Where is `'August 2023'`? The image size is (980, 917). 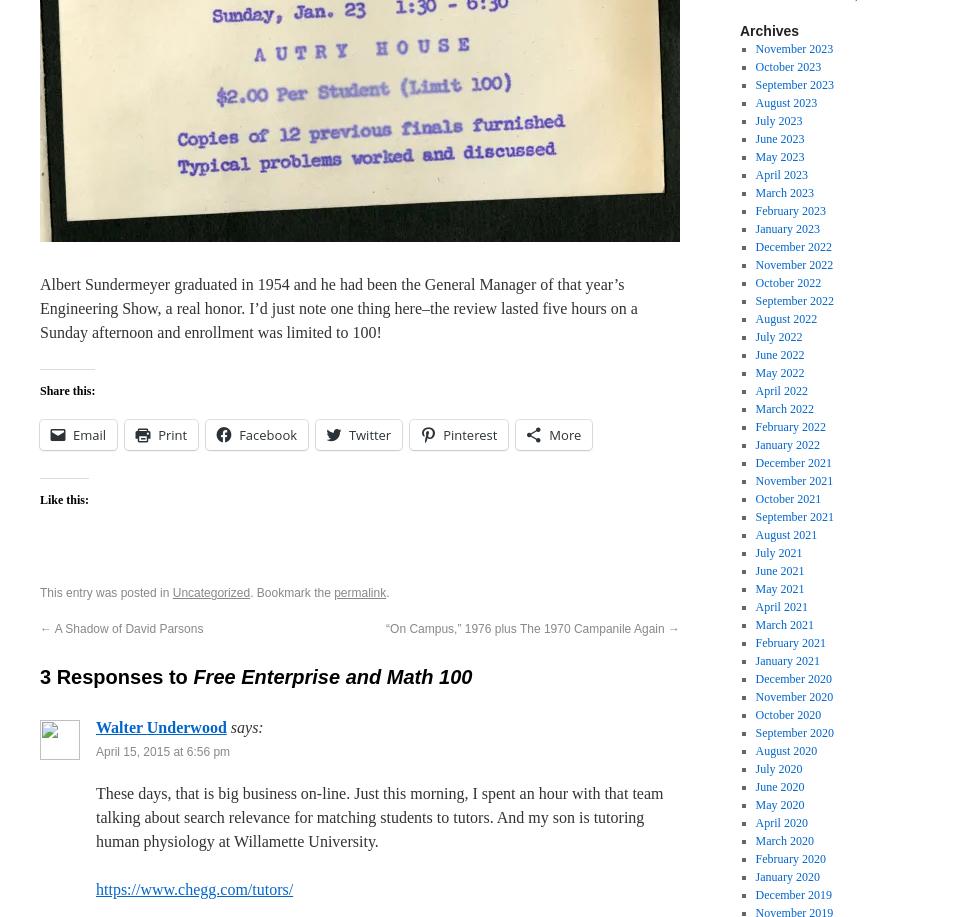 'August 2023' is located at coordinates (754, 101).